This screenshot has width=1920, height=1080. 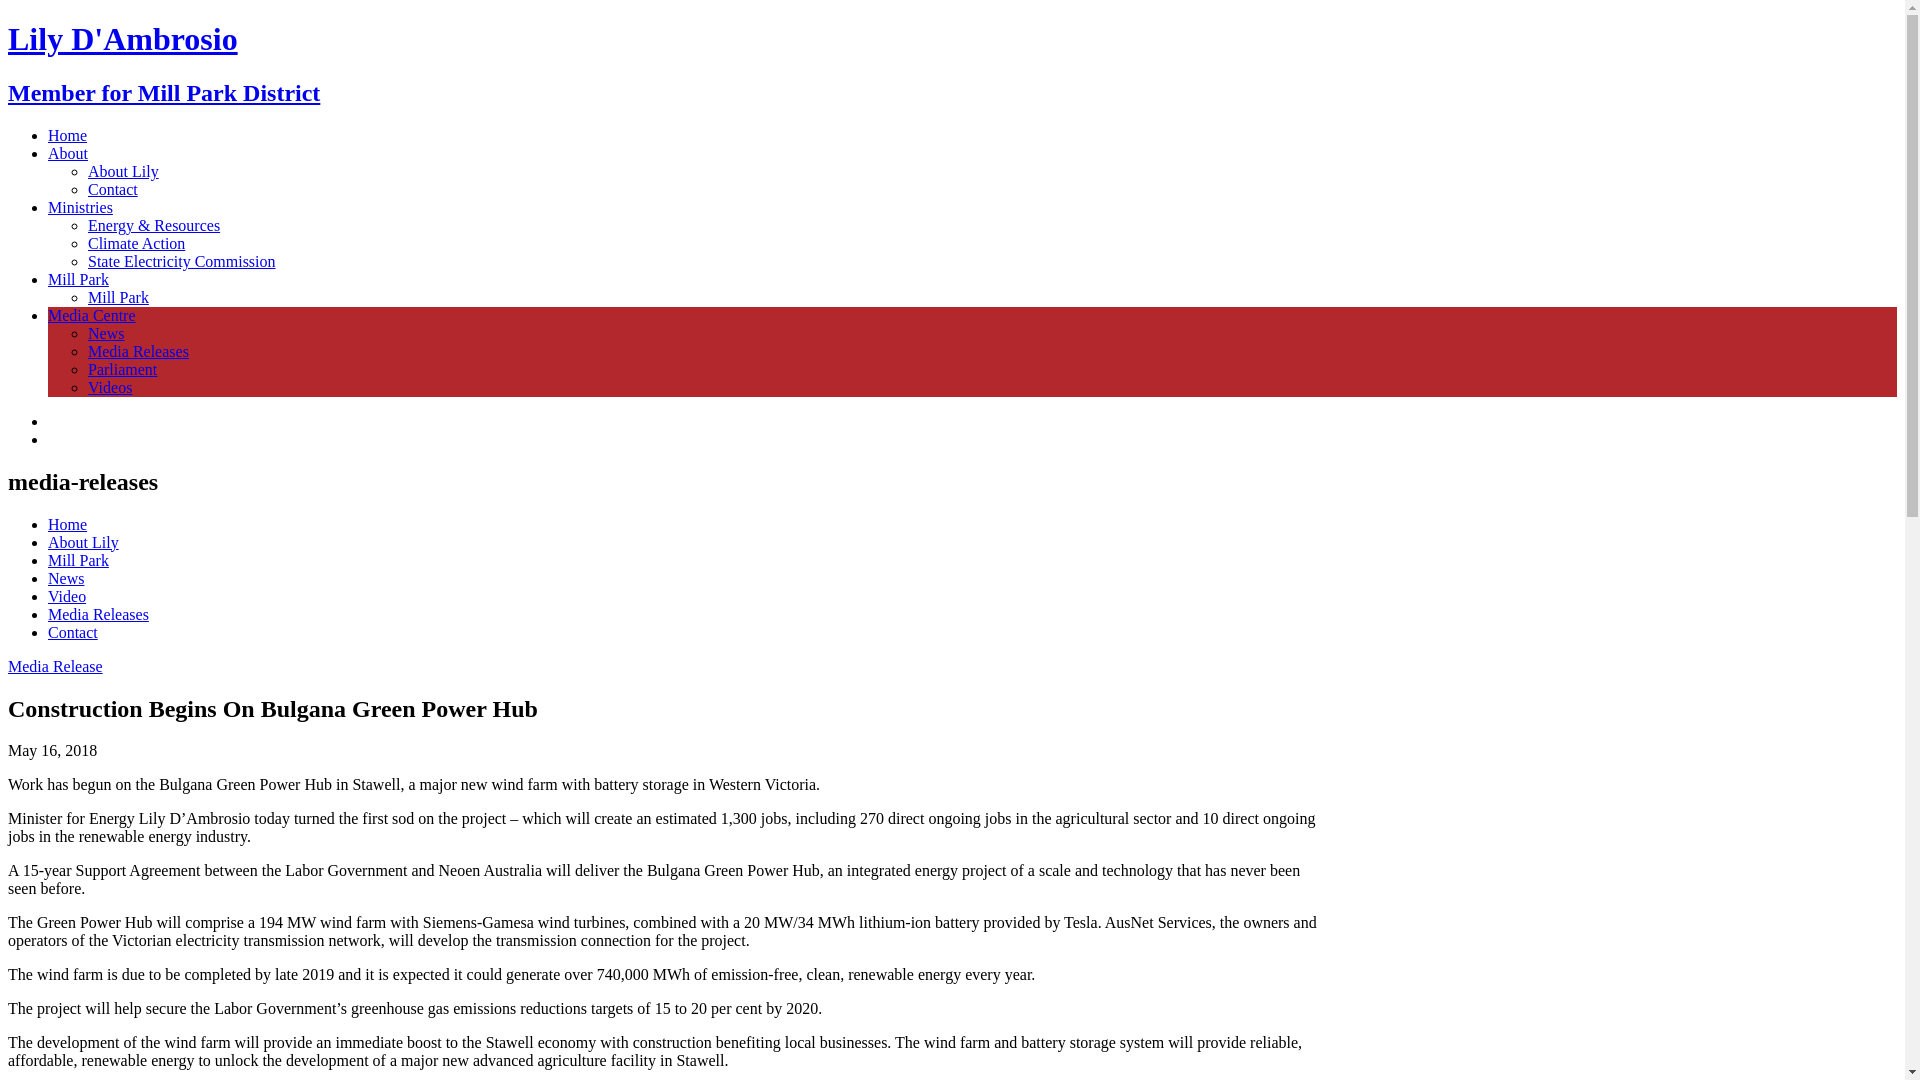 What do you see at coordinates (90, 315) in the screenshot?
I see `'Media Centre'` at bounding box center [90, 315].